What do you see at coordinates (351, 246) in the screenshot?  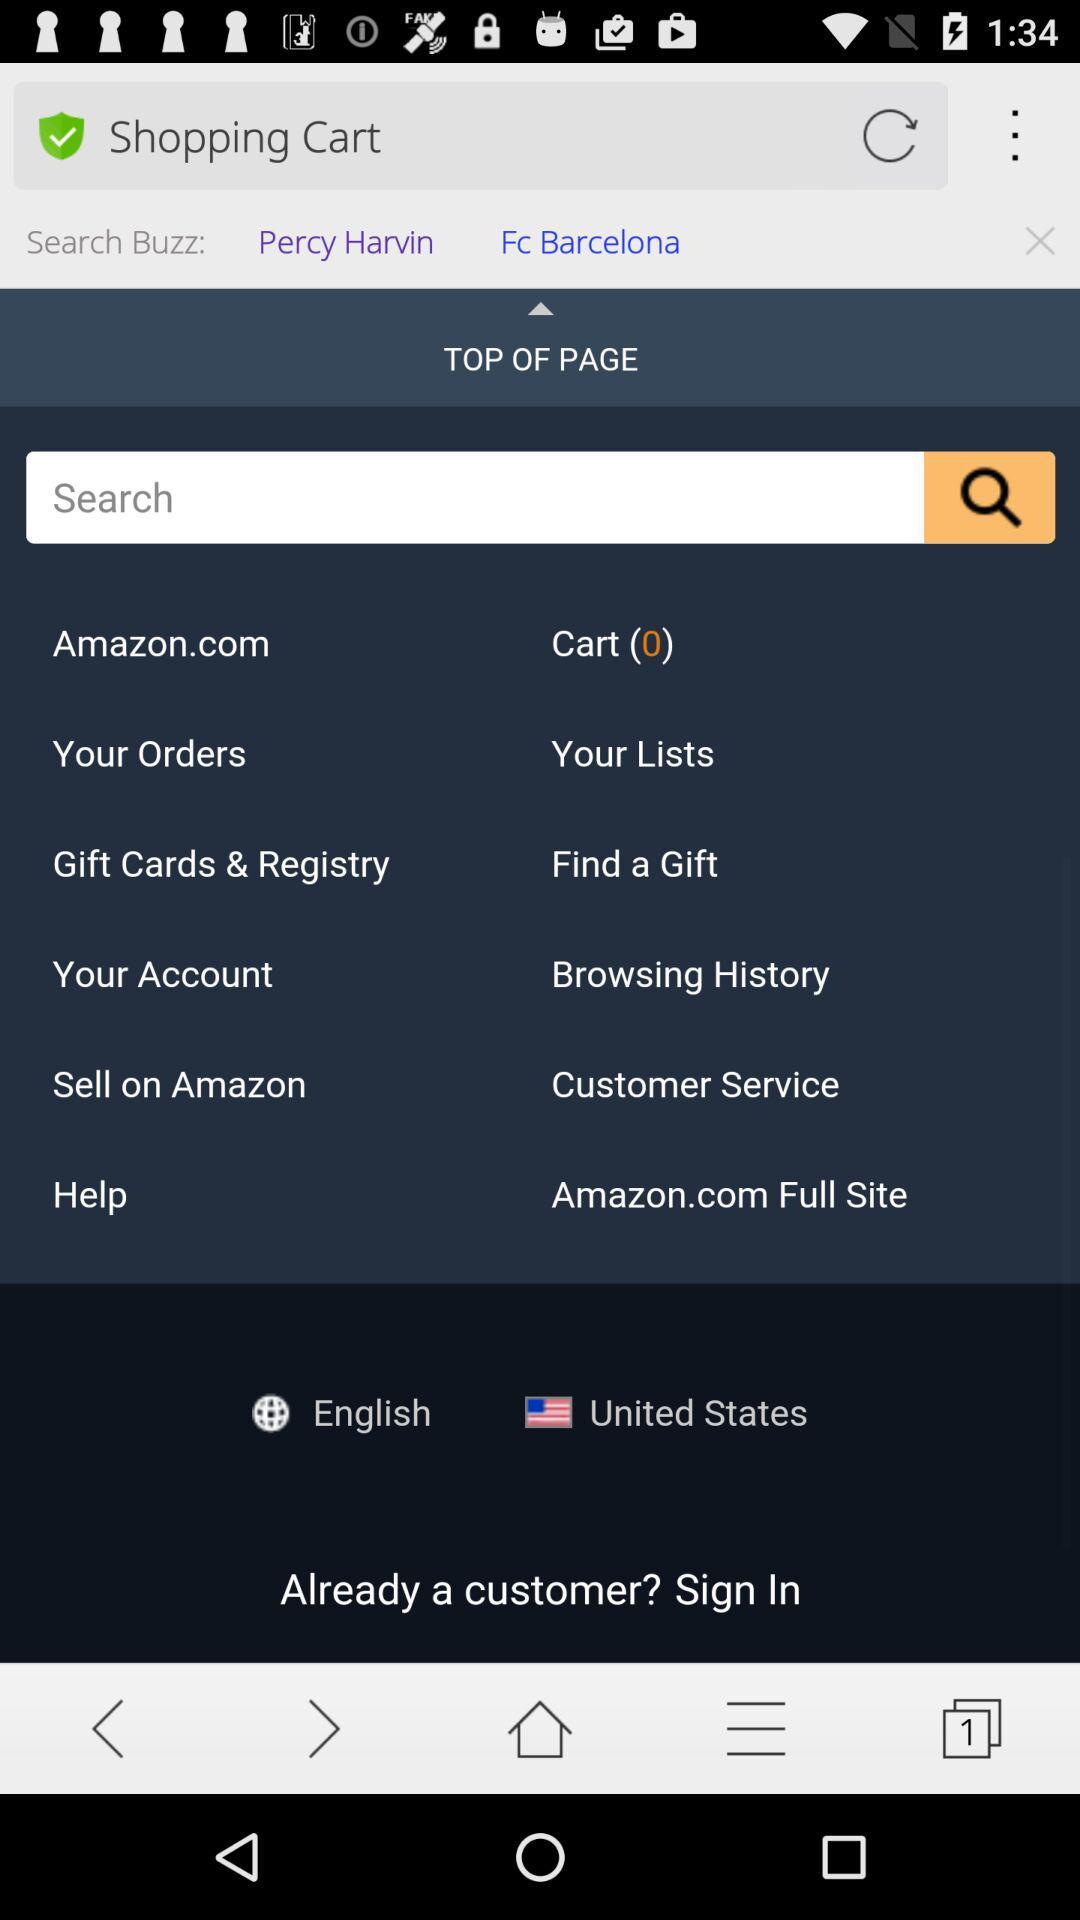 I see `the app below the shopping cart app` at bounding box center [351, 246].